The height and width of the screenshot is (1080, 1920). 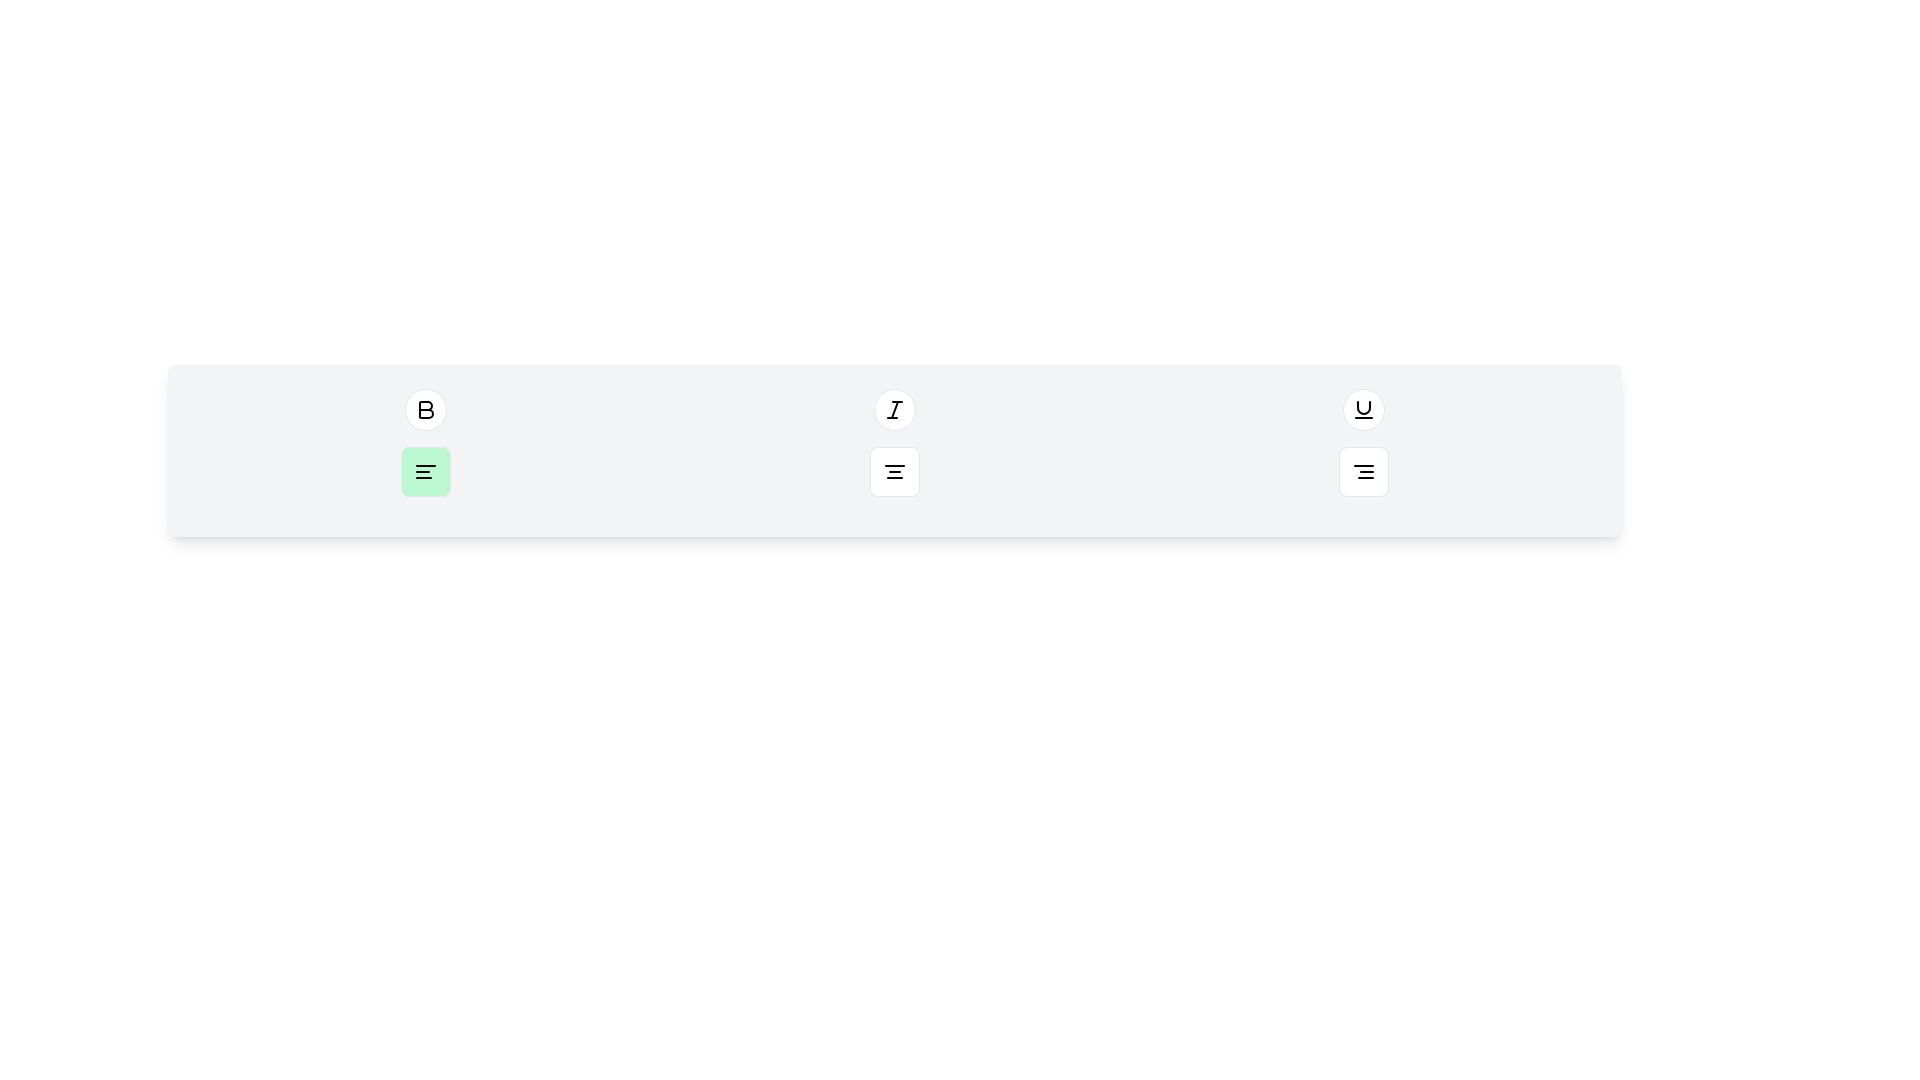 I want to click on the leftmost button in the formatting panel, so click(x=425, y=471).